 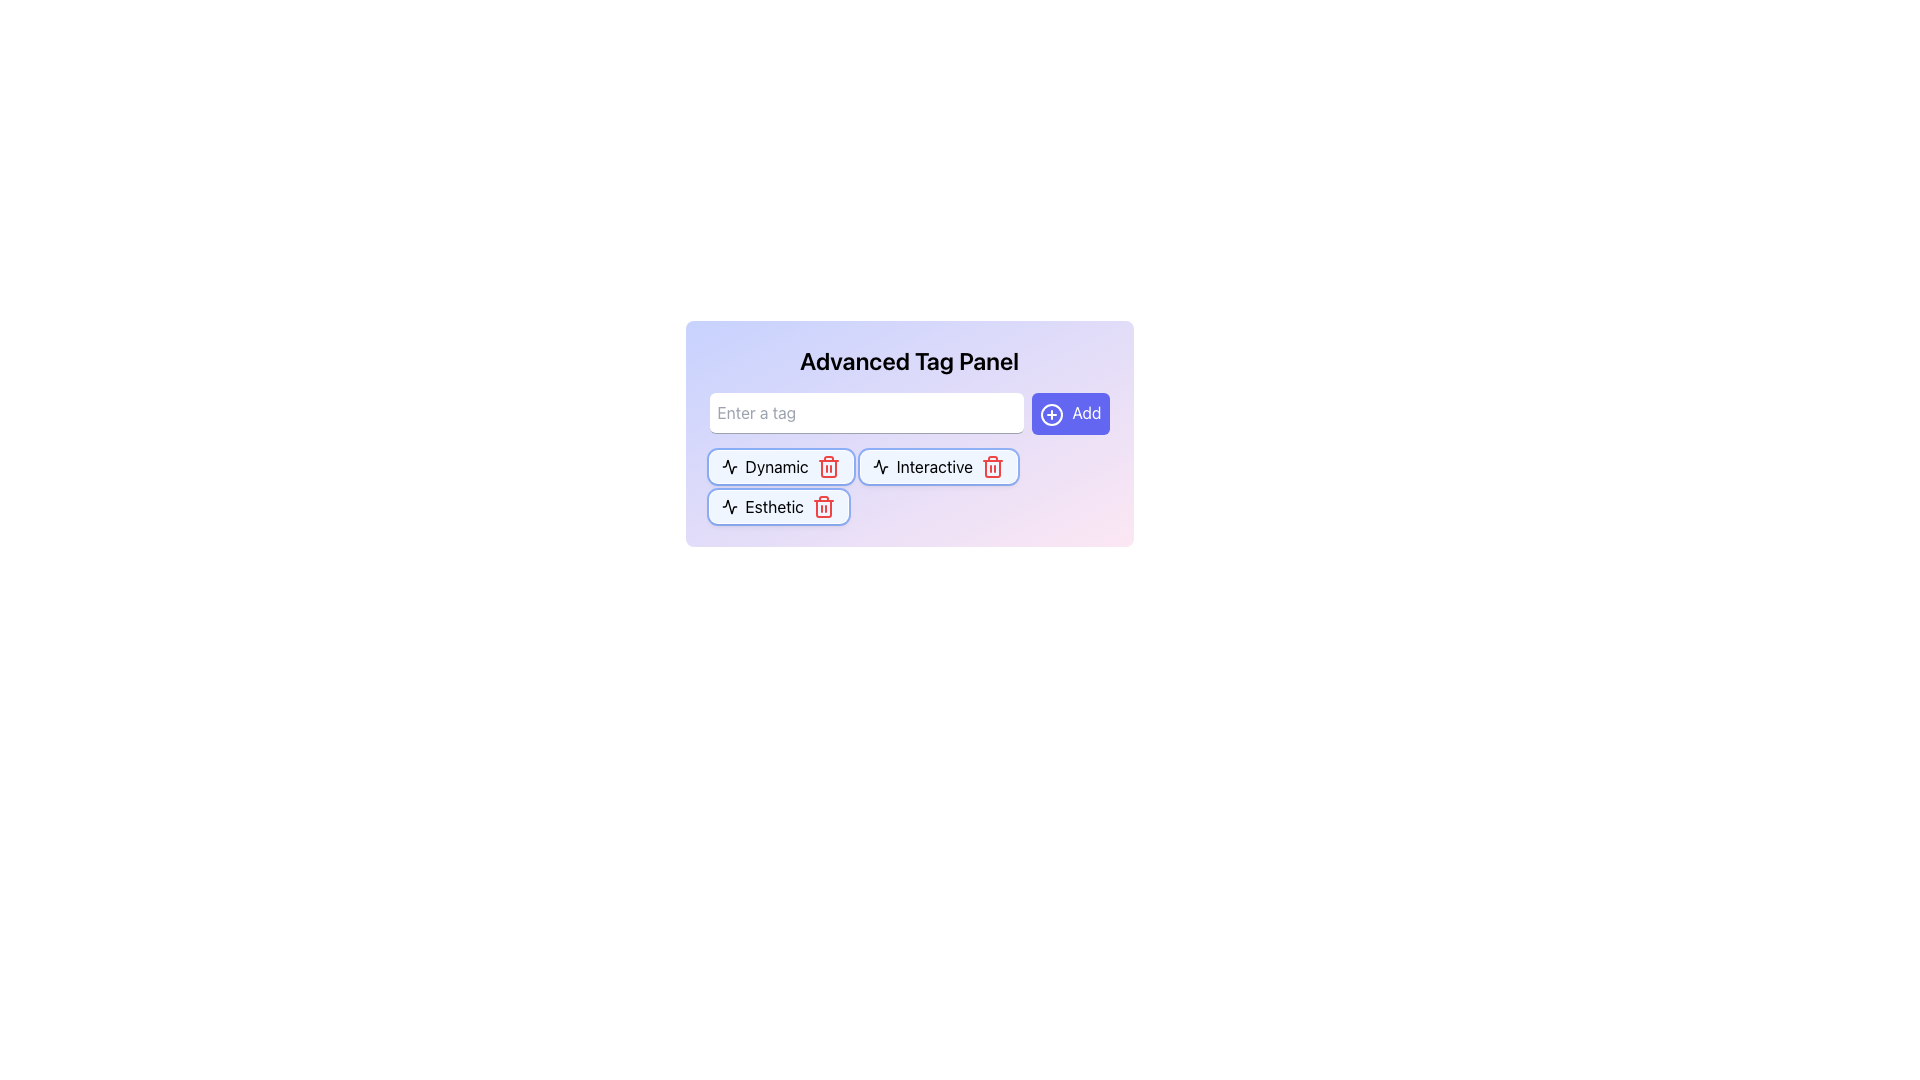 What do you see at coordinates (1069, 412) in the screenshot?
I see `the 'Add' button, which is a solid indigo button with rounded corners and white text, located to the far right of the 'Enter a tag' input field in the 'Advanced Tag Panel.'` at bounding box center [1069, 412].